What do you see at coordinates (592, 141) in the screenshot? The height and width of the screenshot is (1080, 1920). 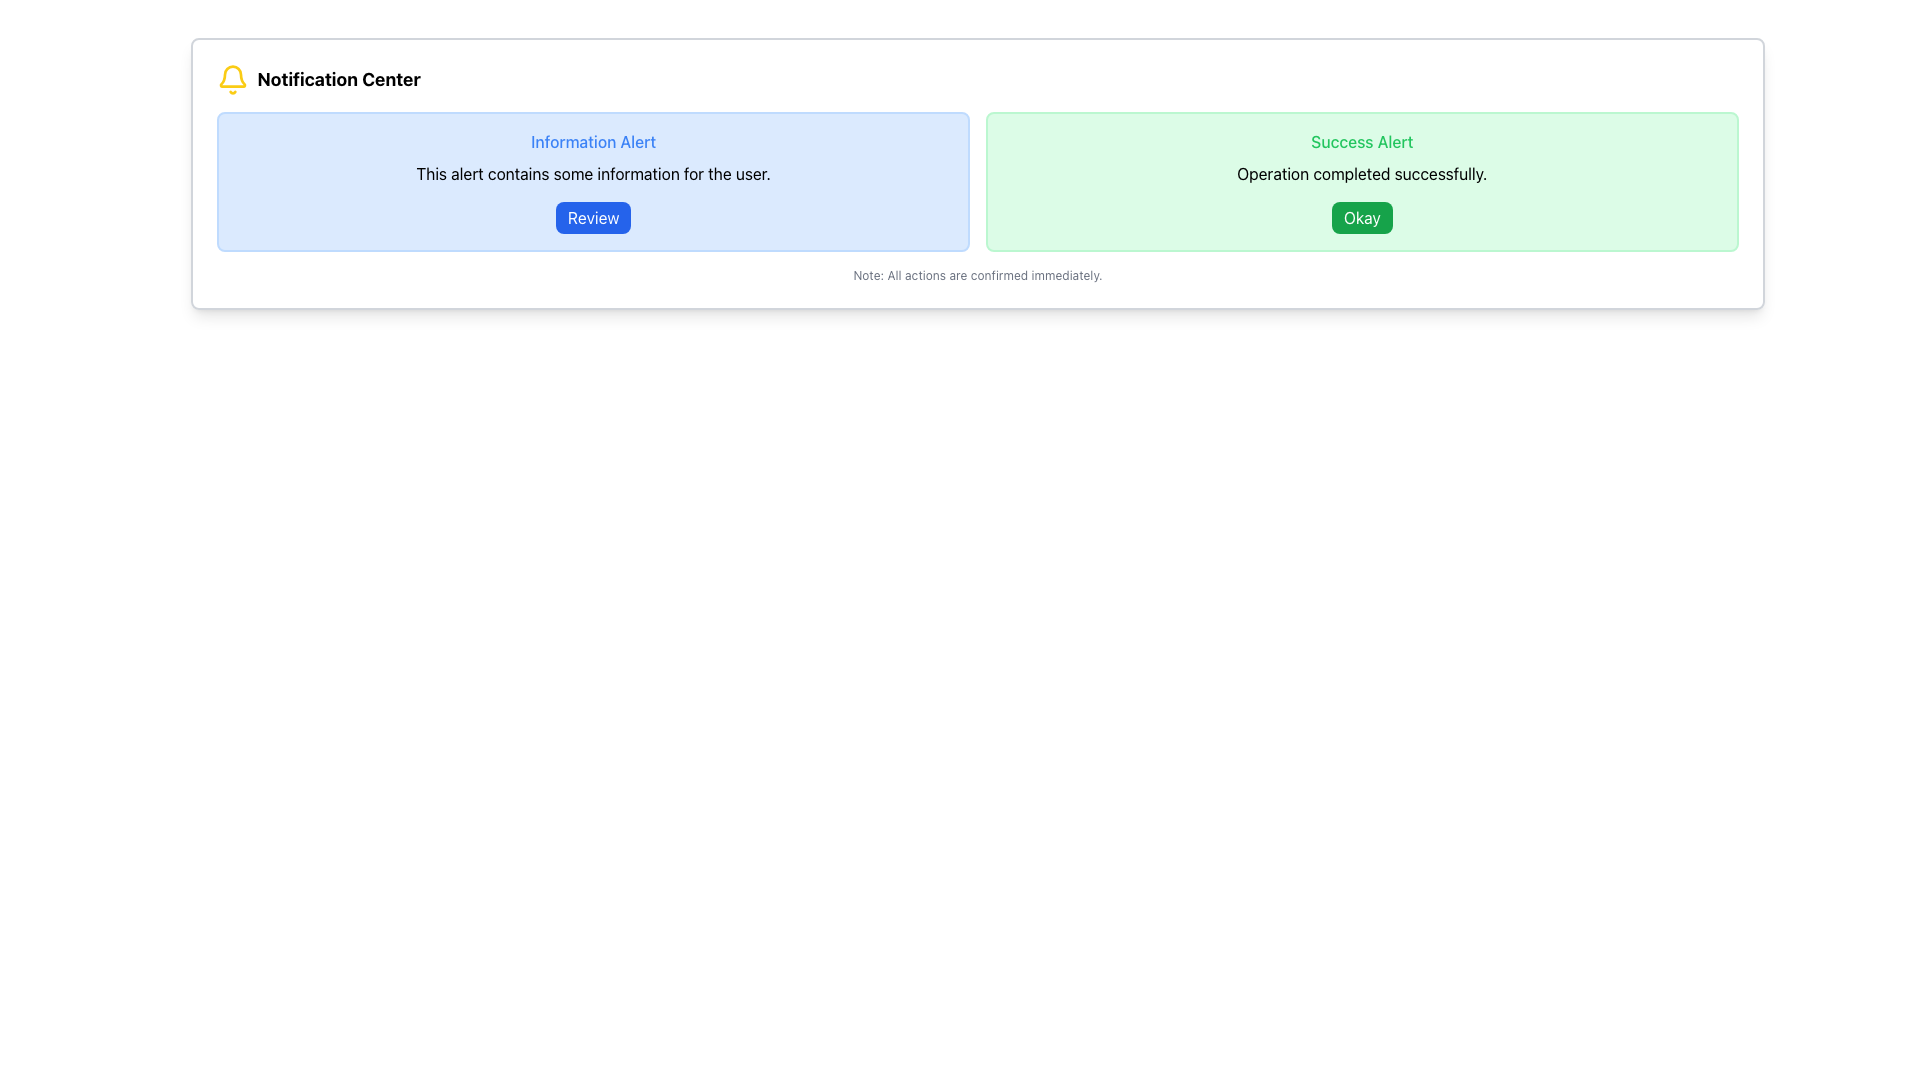 I see `text of the 'Information Alert' label, which is styled in medium-weight blue font within a light blue notification box` at bounding box center [592, 141].